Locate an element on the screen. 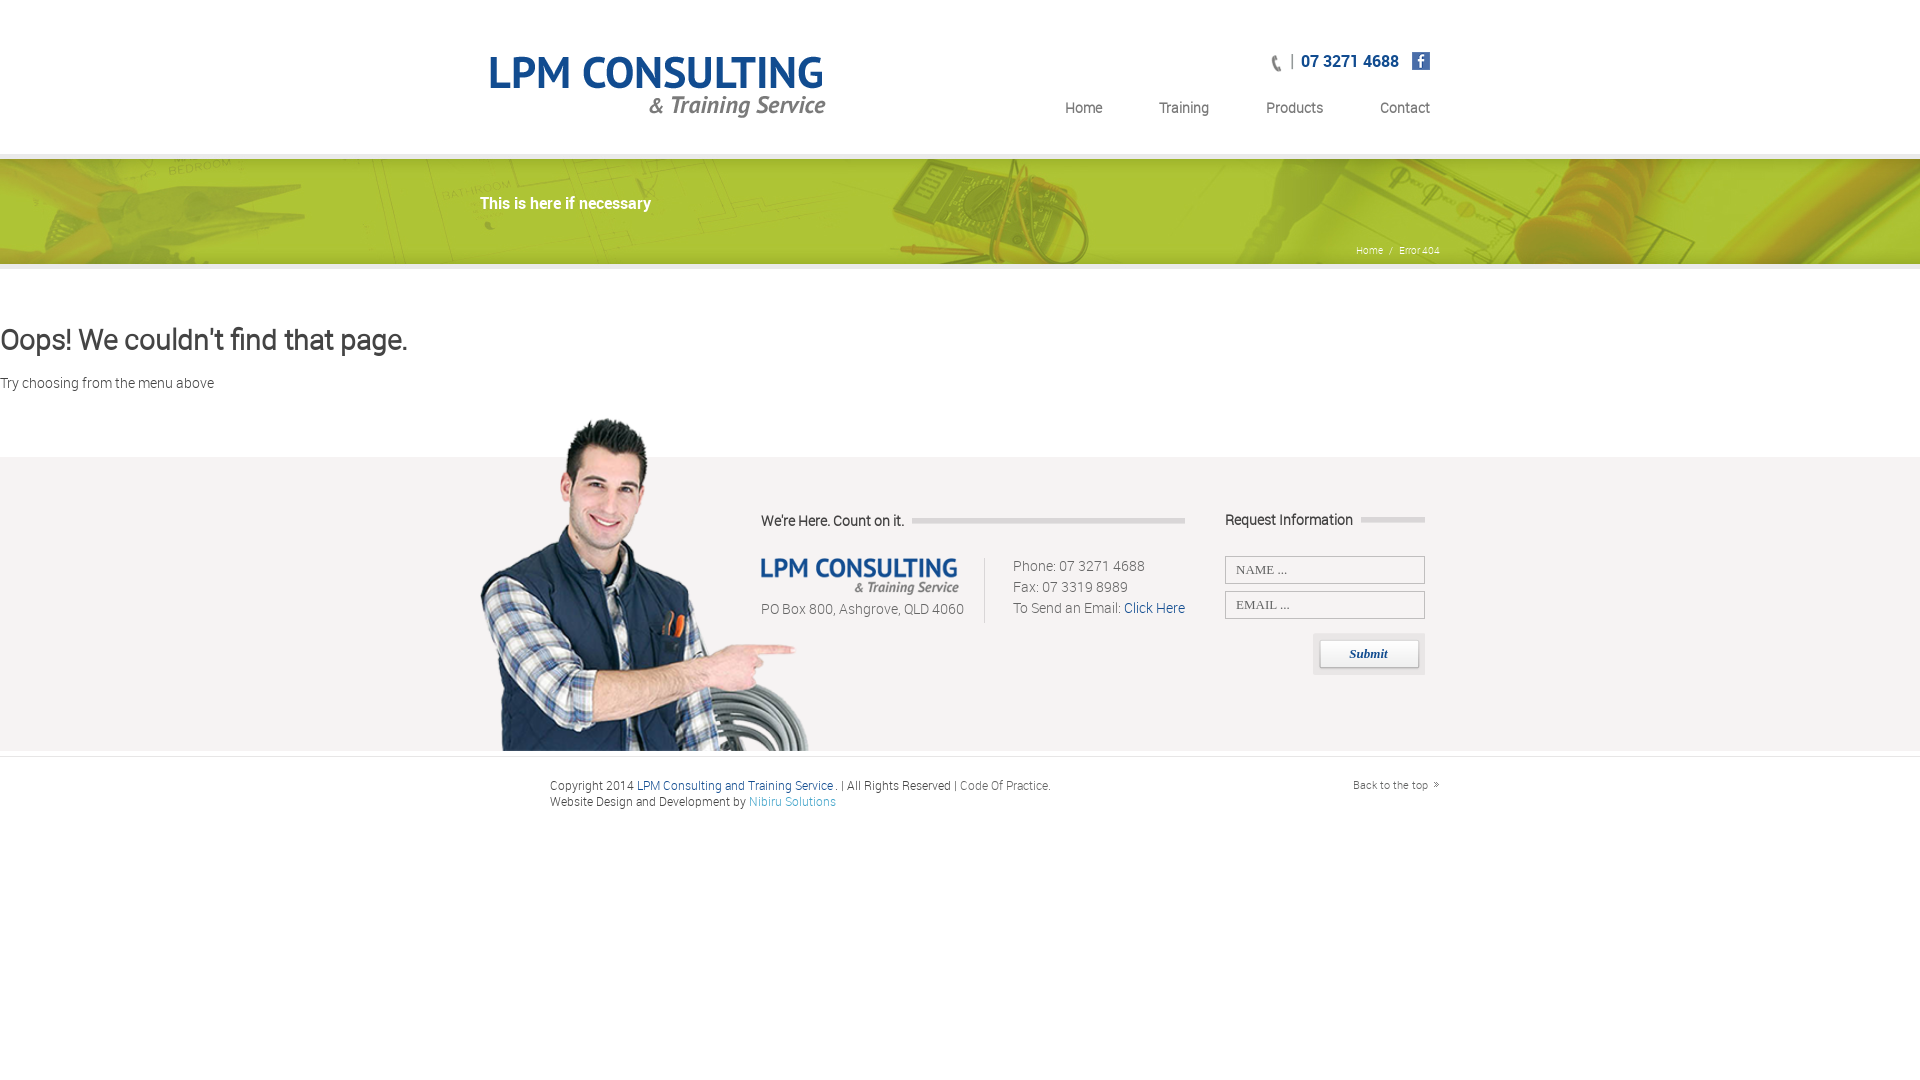  'Home' is located at coordinates (1082, 112).